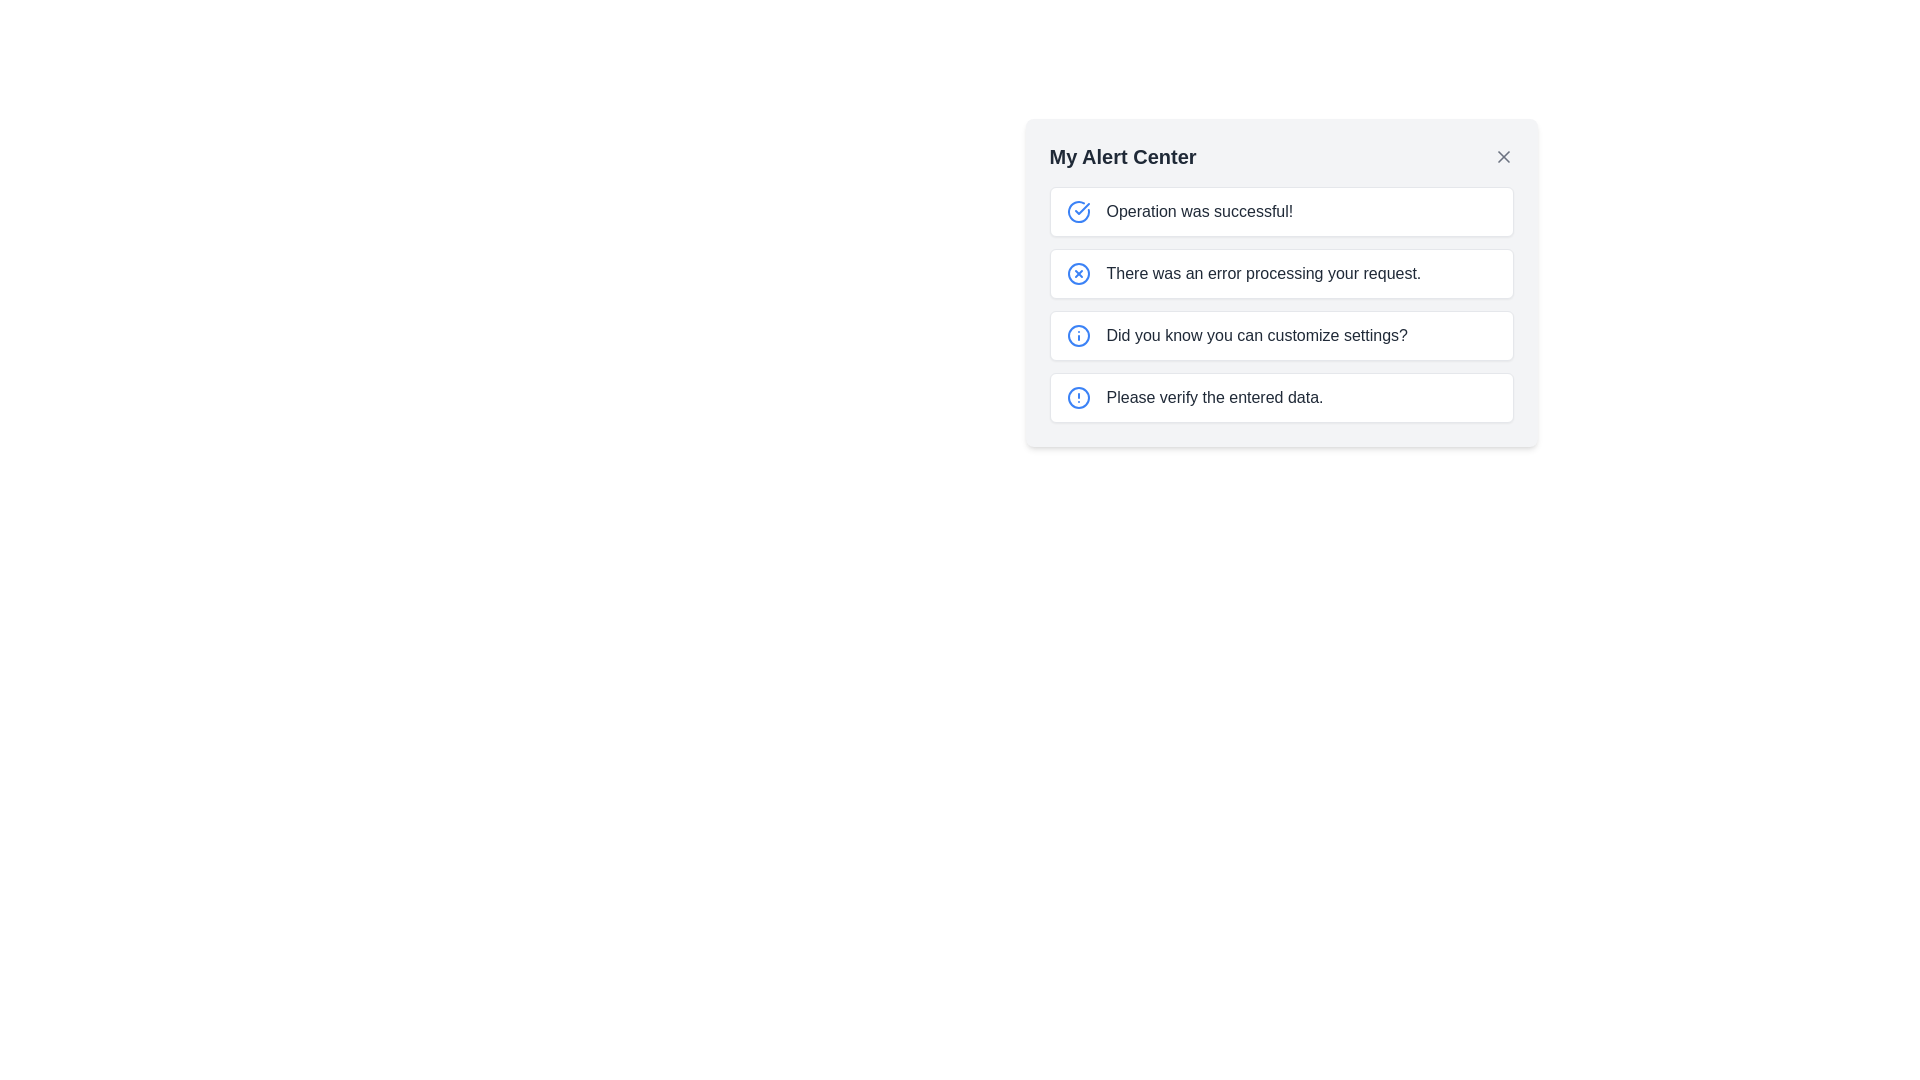  Describe the element at coordinates (1077, 334) in the screenshot. I see `the circular vector graphic element in the third item of the 'My Alert Center' section` at that location.